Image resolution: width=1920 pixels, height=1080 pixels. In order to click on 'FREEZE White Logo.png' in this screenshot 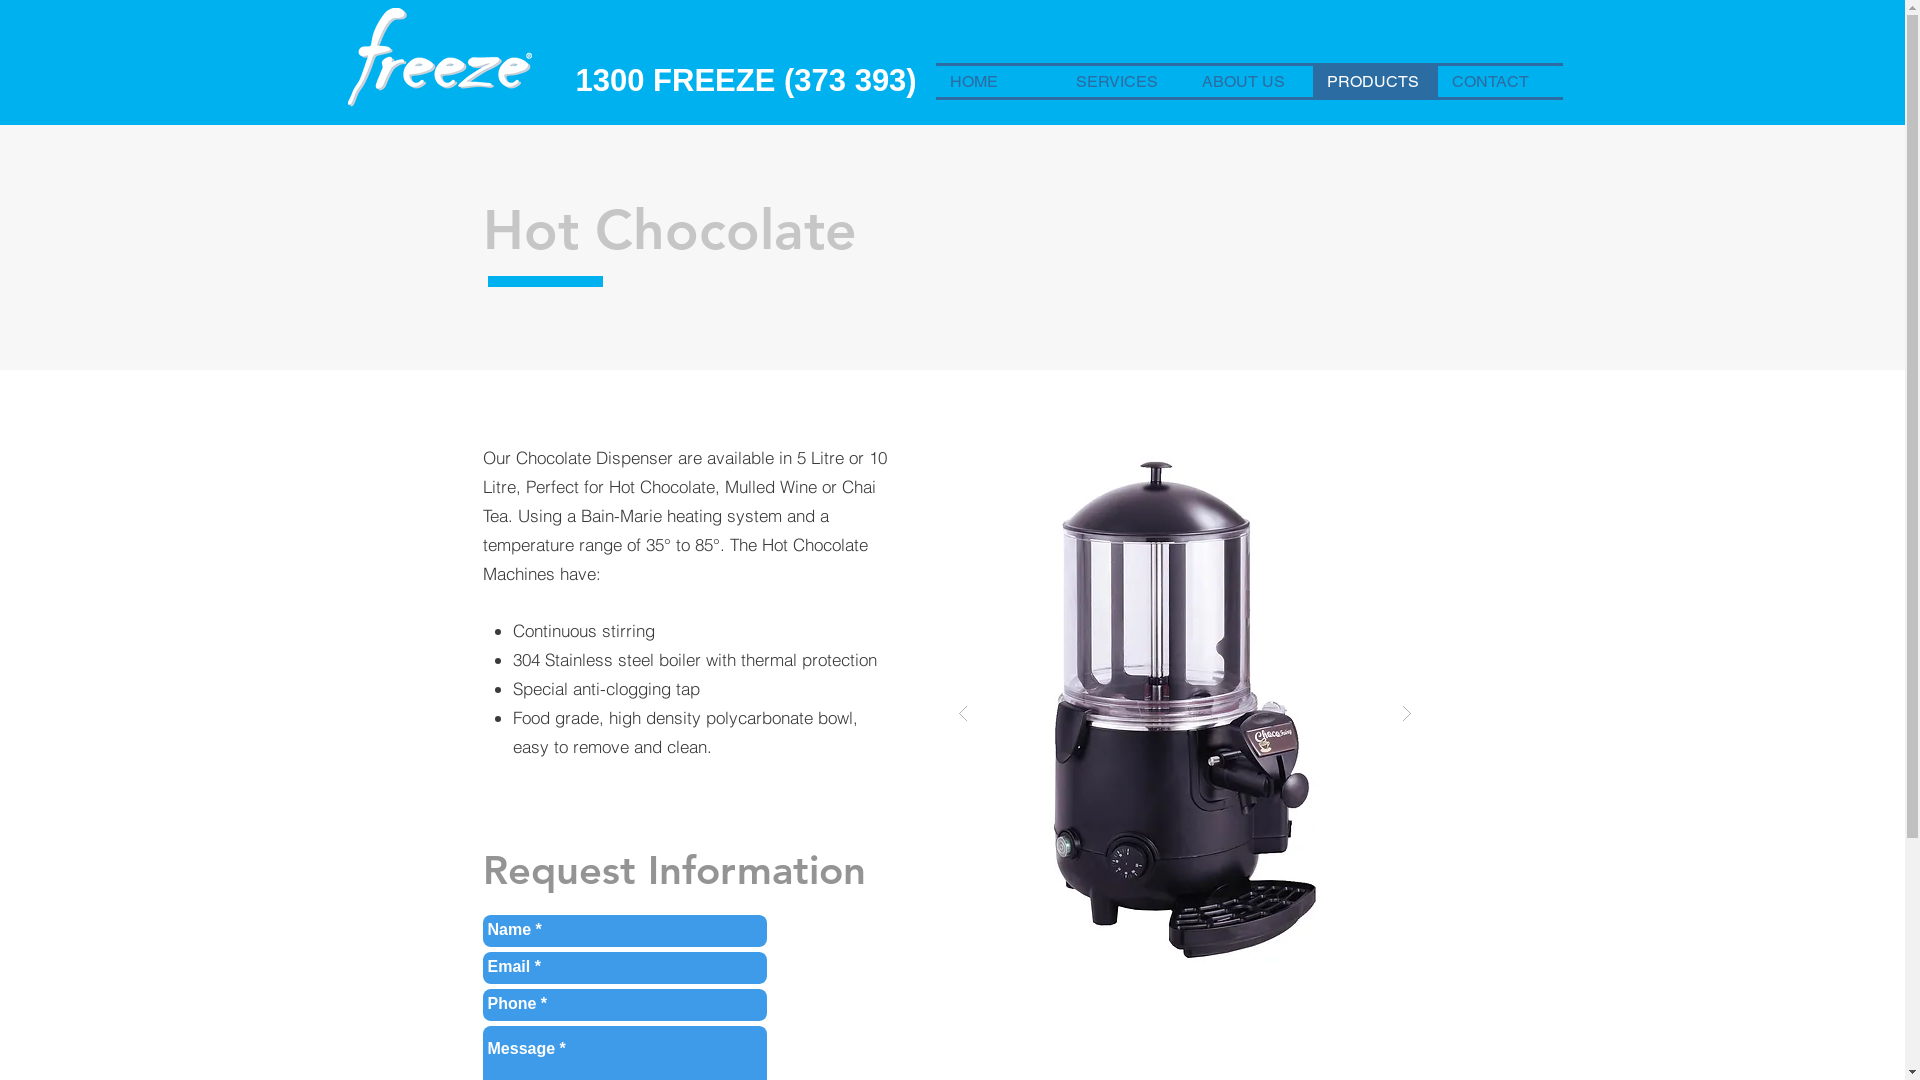, I will do `click(439, 58)`.